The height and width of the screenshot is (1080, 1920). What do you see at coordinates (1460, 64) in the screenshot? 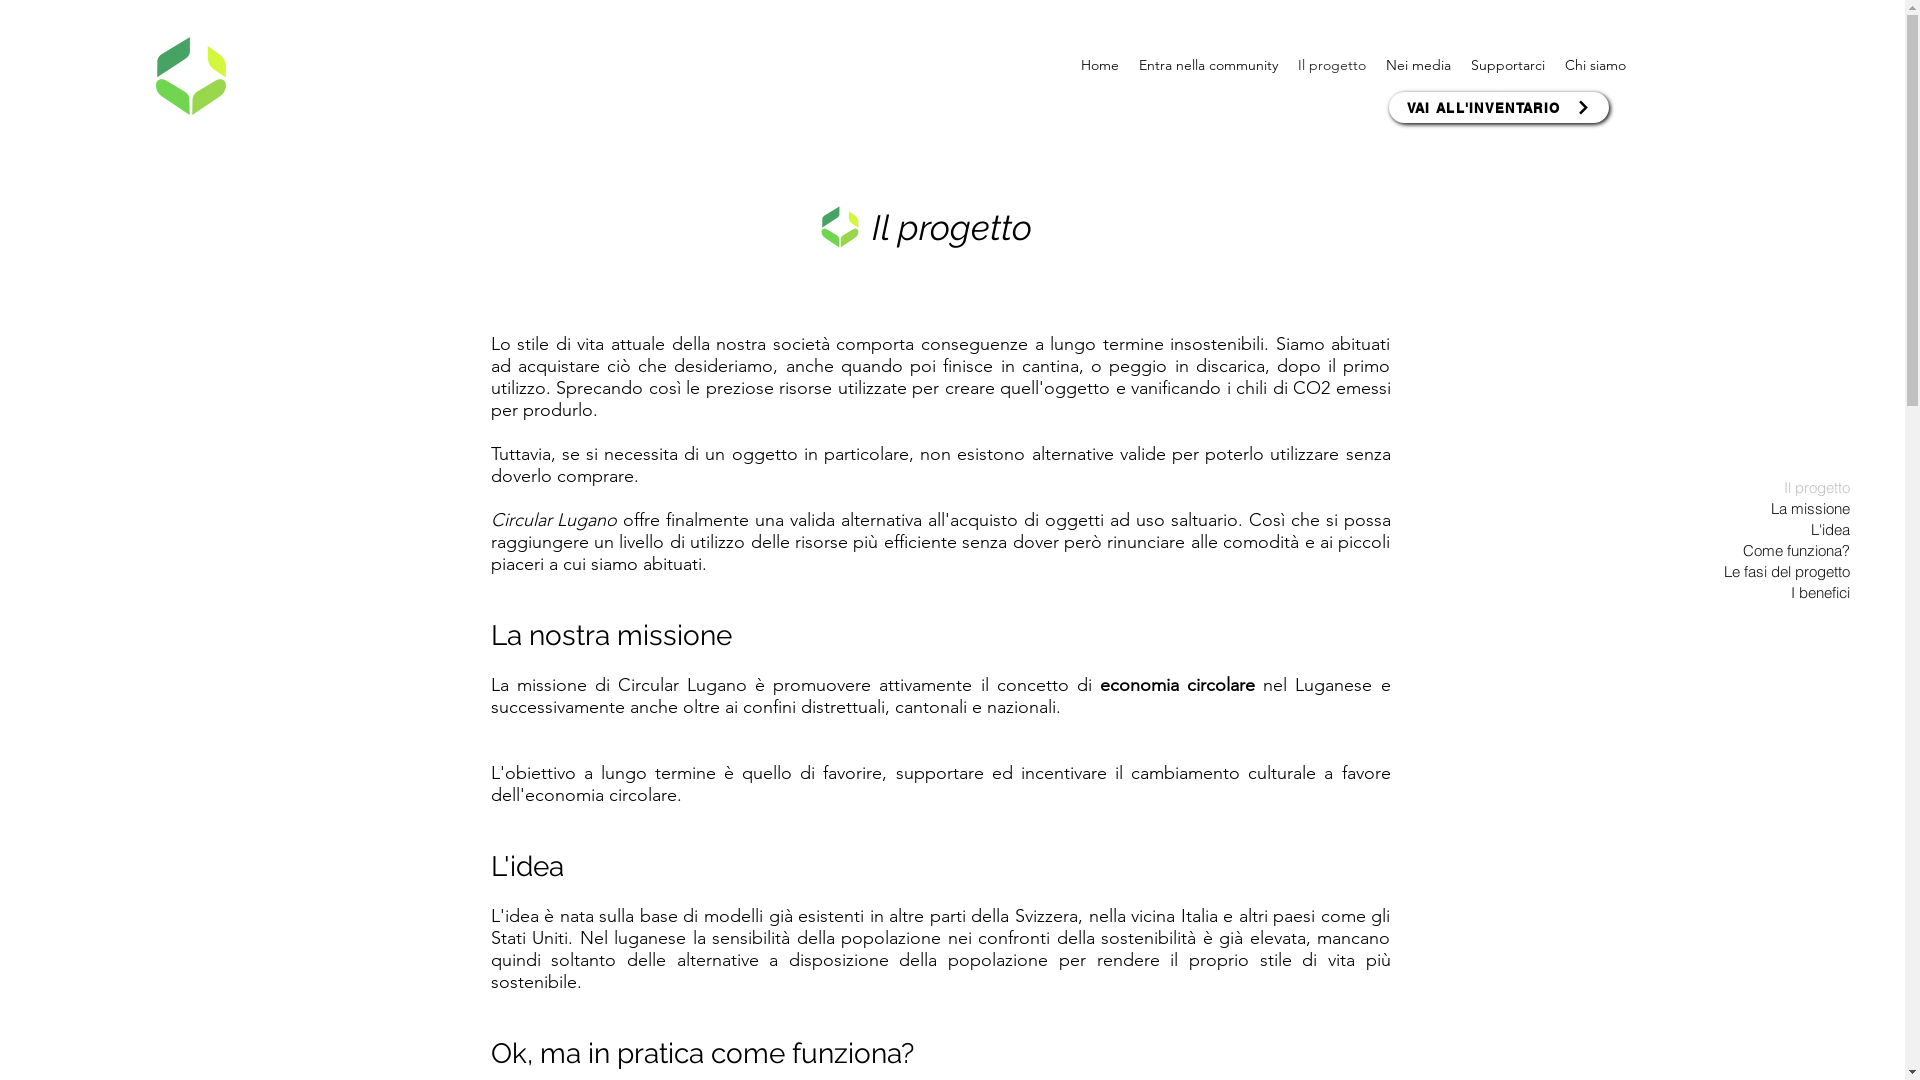
I see `'Supportarci'` at bounding box center [1460, 64].